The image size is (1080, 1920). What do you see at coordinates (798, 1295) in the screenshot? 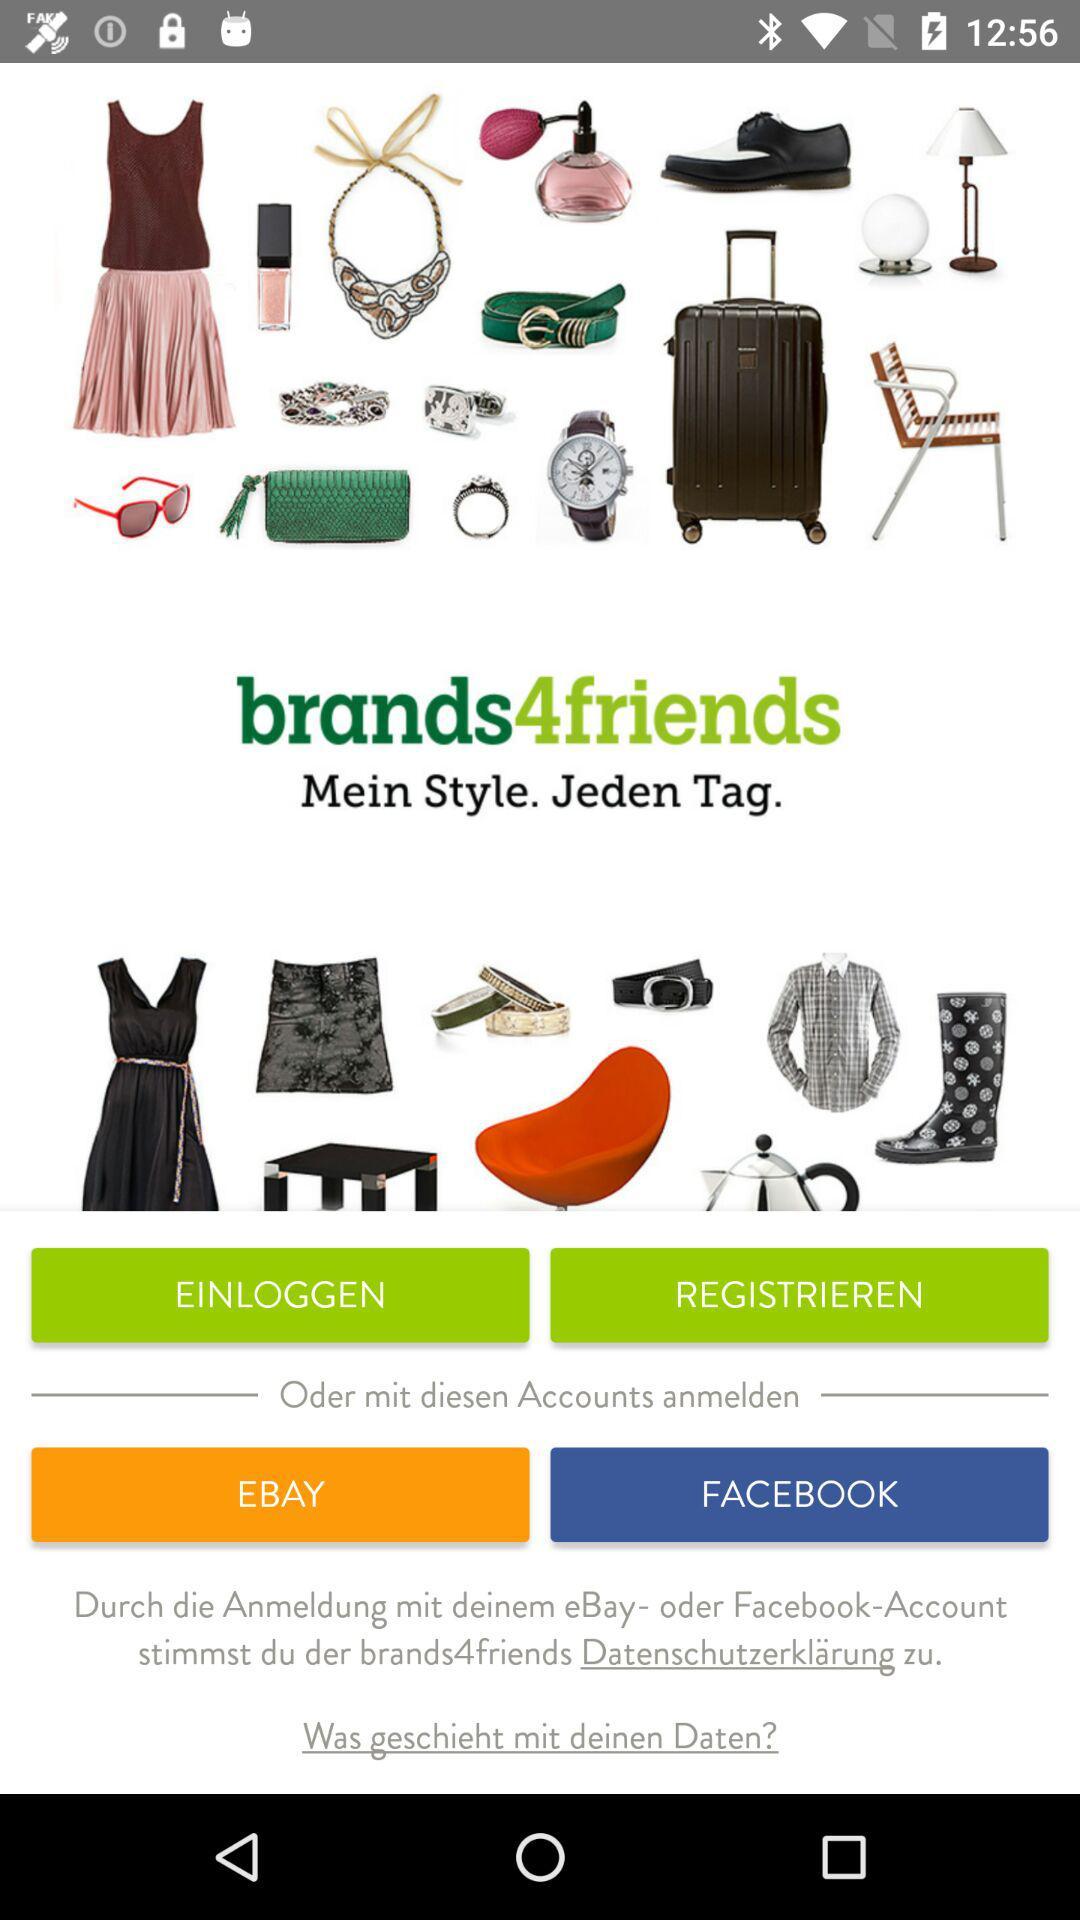
I see `the icon to the right of einloggen` at bounding box center [798, 1295].